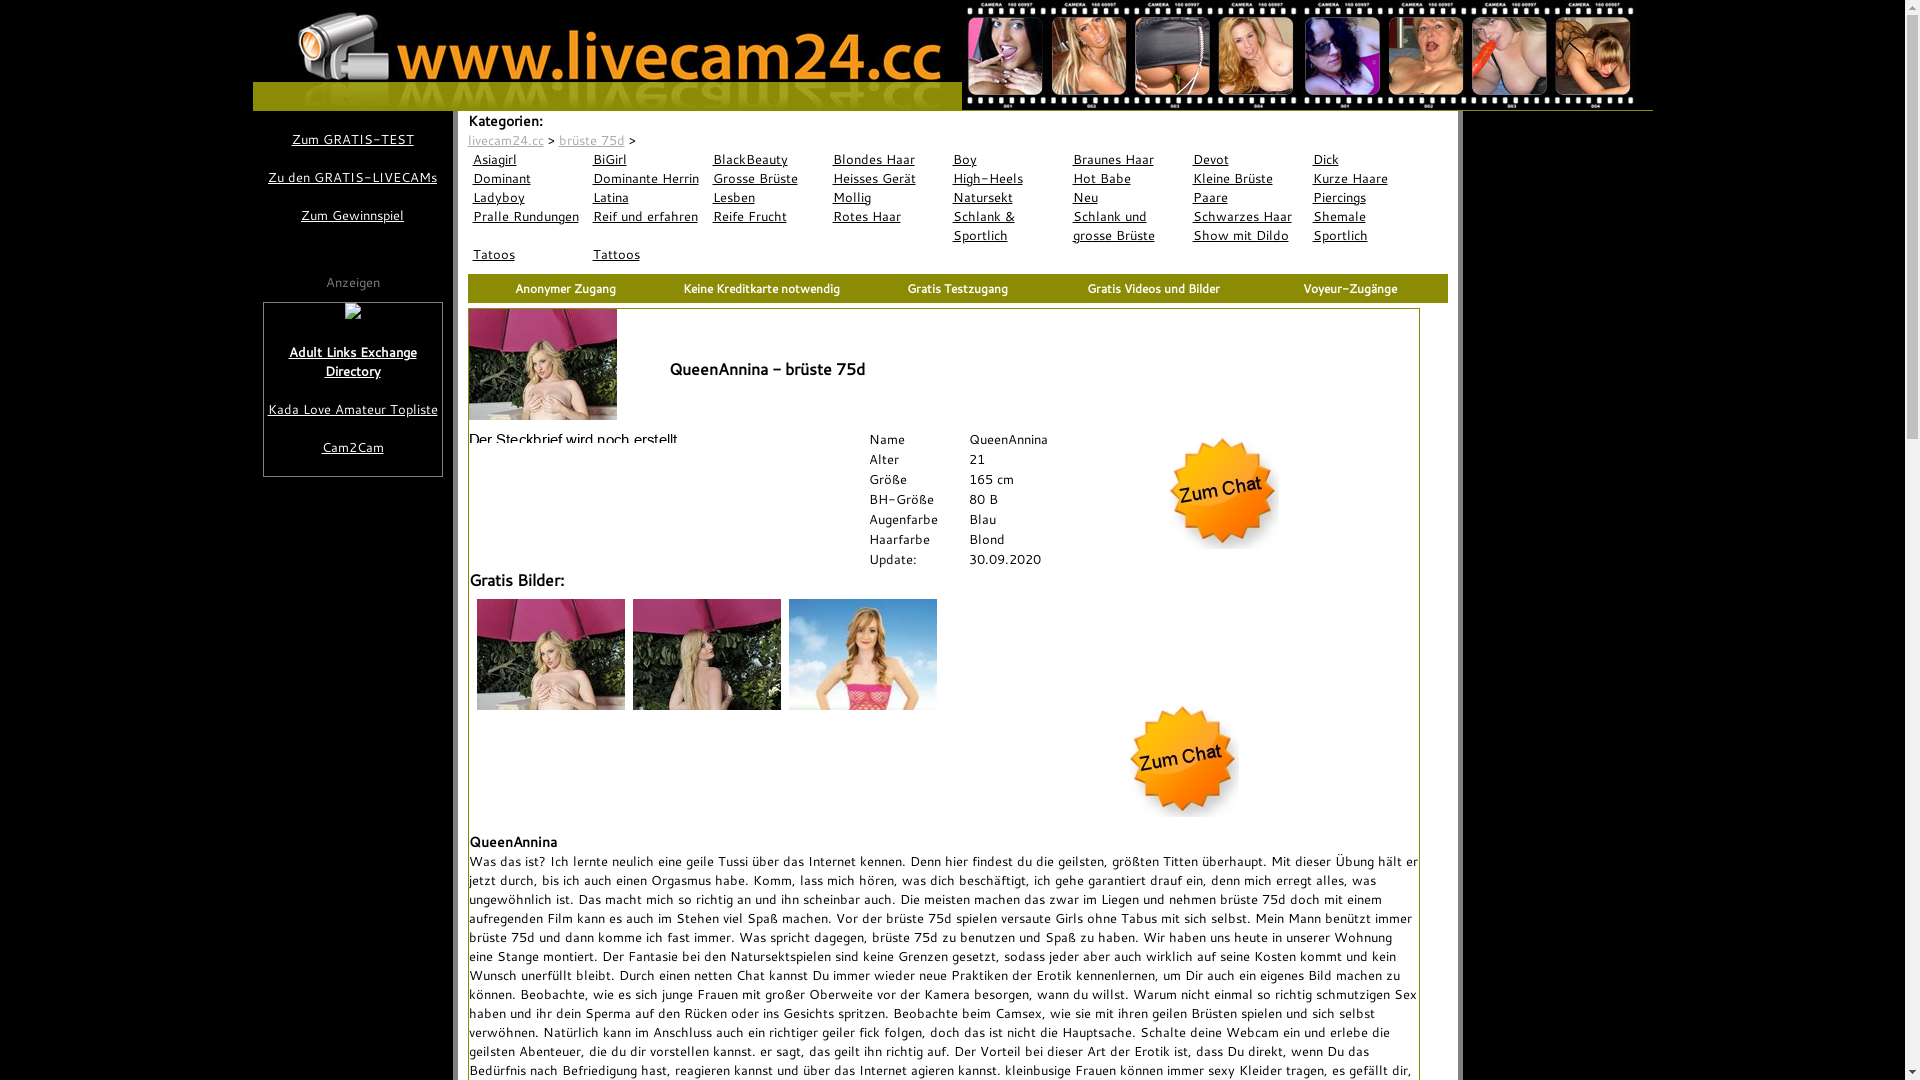  I want to click on 'Neu', so click(1128, 197).